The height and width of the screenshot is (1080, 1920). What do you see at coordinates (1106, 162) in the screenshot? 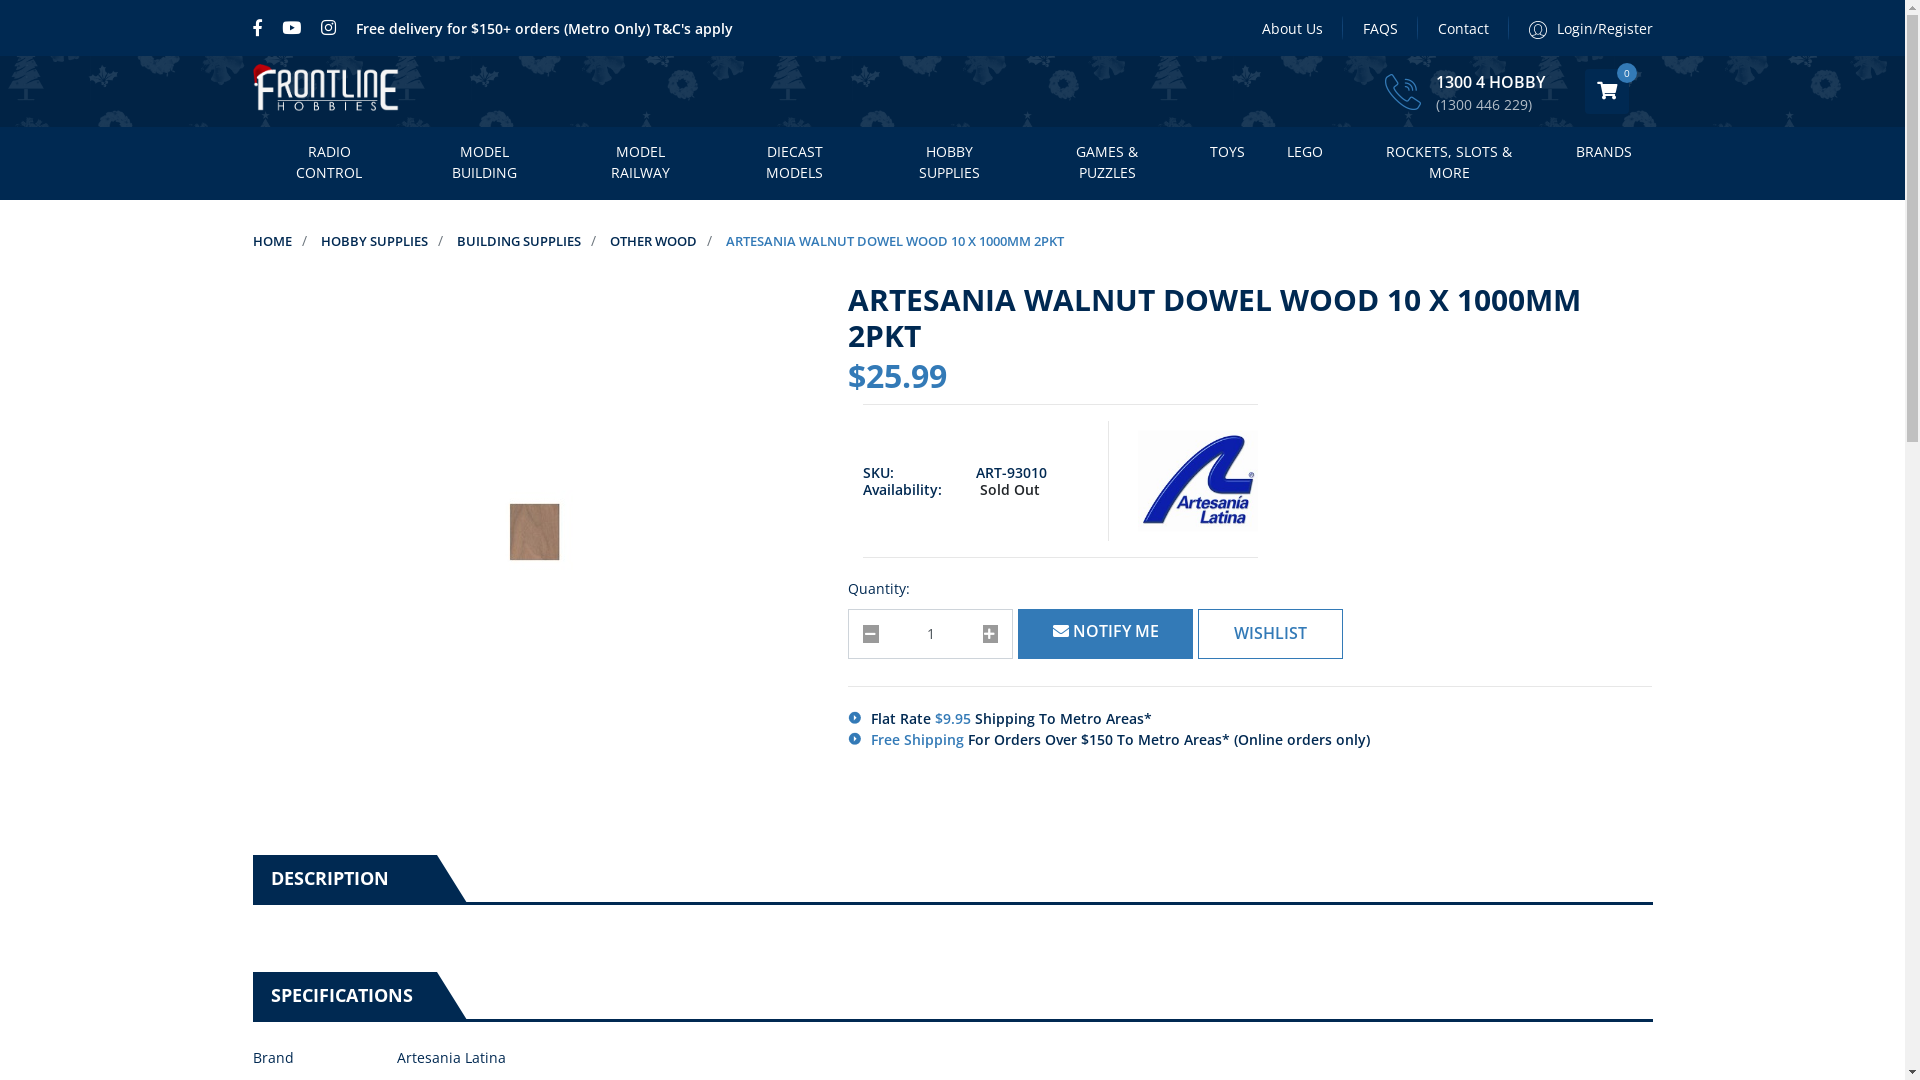
I see `'GAMES & PUZZLES'` at bounding box center [1106, 162].